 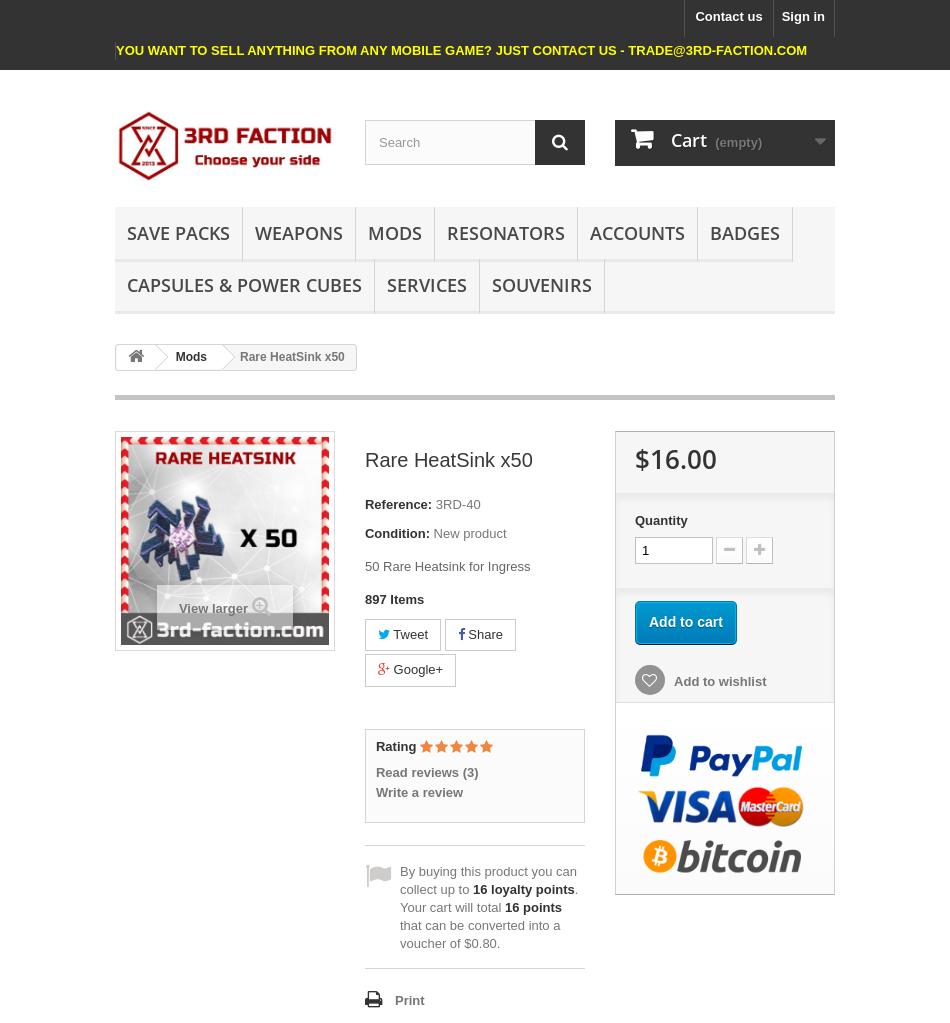 I want to click on 'Items', so click(x=405, y=597).